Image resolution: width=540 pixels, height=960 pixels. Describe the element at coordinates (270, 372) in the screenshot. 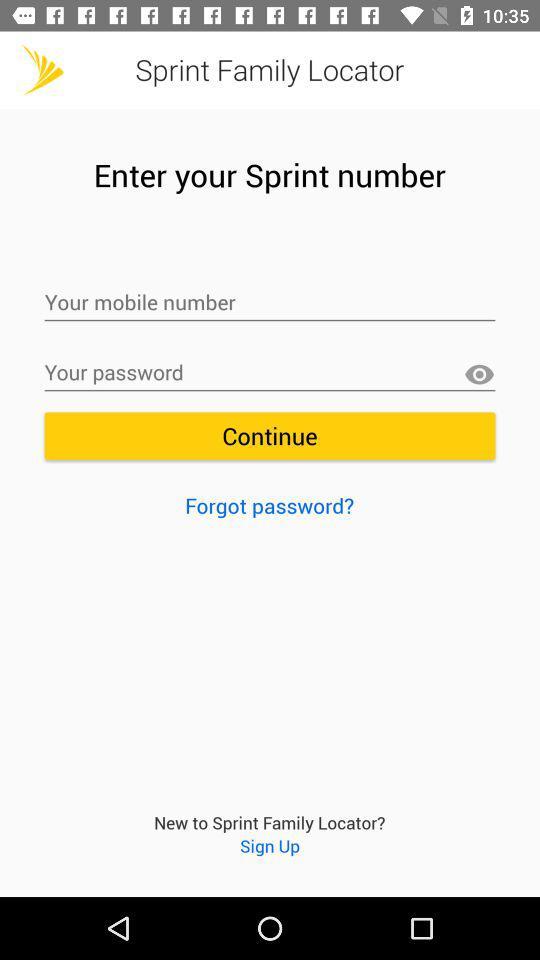

I see `your password` at that location.